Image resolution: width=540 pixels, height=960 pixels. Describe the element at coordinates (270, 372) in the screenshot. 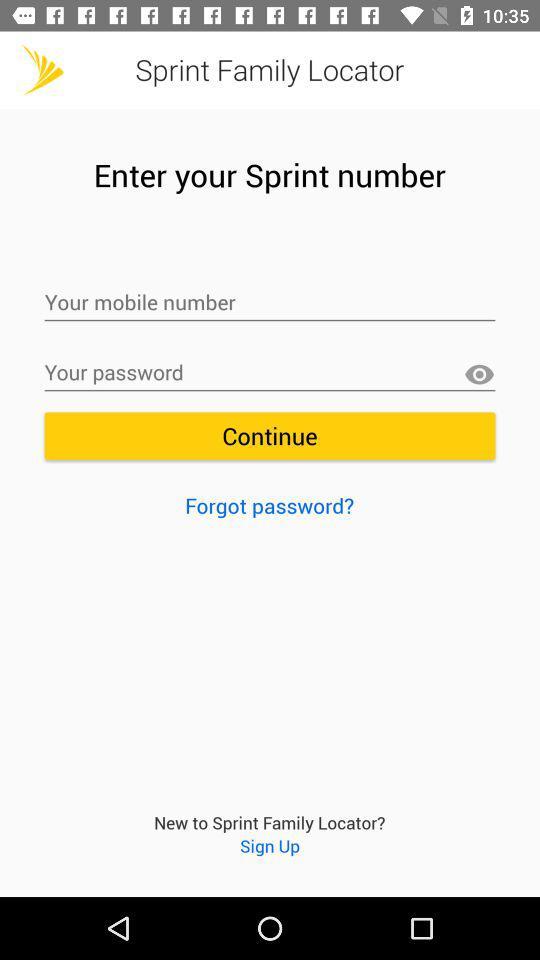

I see `your password` at that location.